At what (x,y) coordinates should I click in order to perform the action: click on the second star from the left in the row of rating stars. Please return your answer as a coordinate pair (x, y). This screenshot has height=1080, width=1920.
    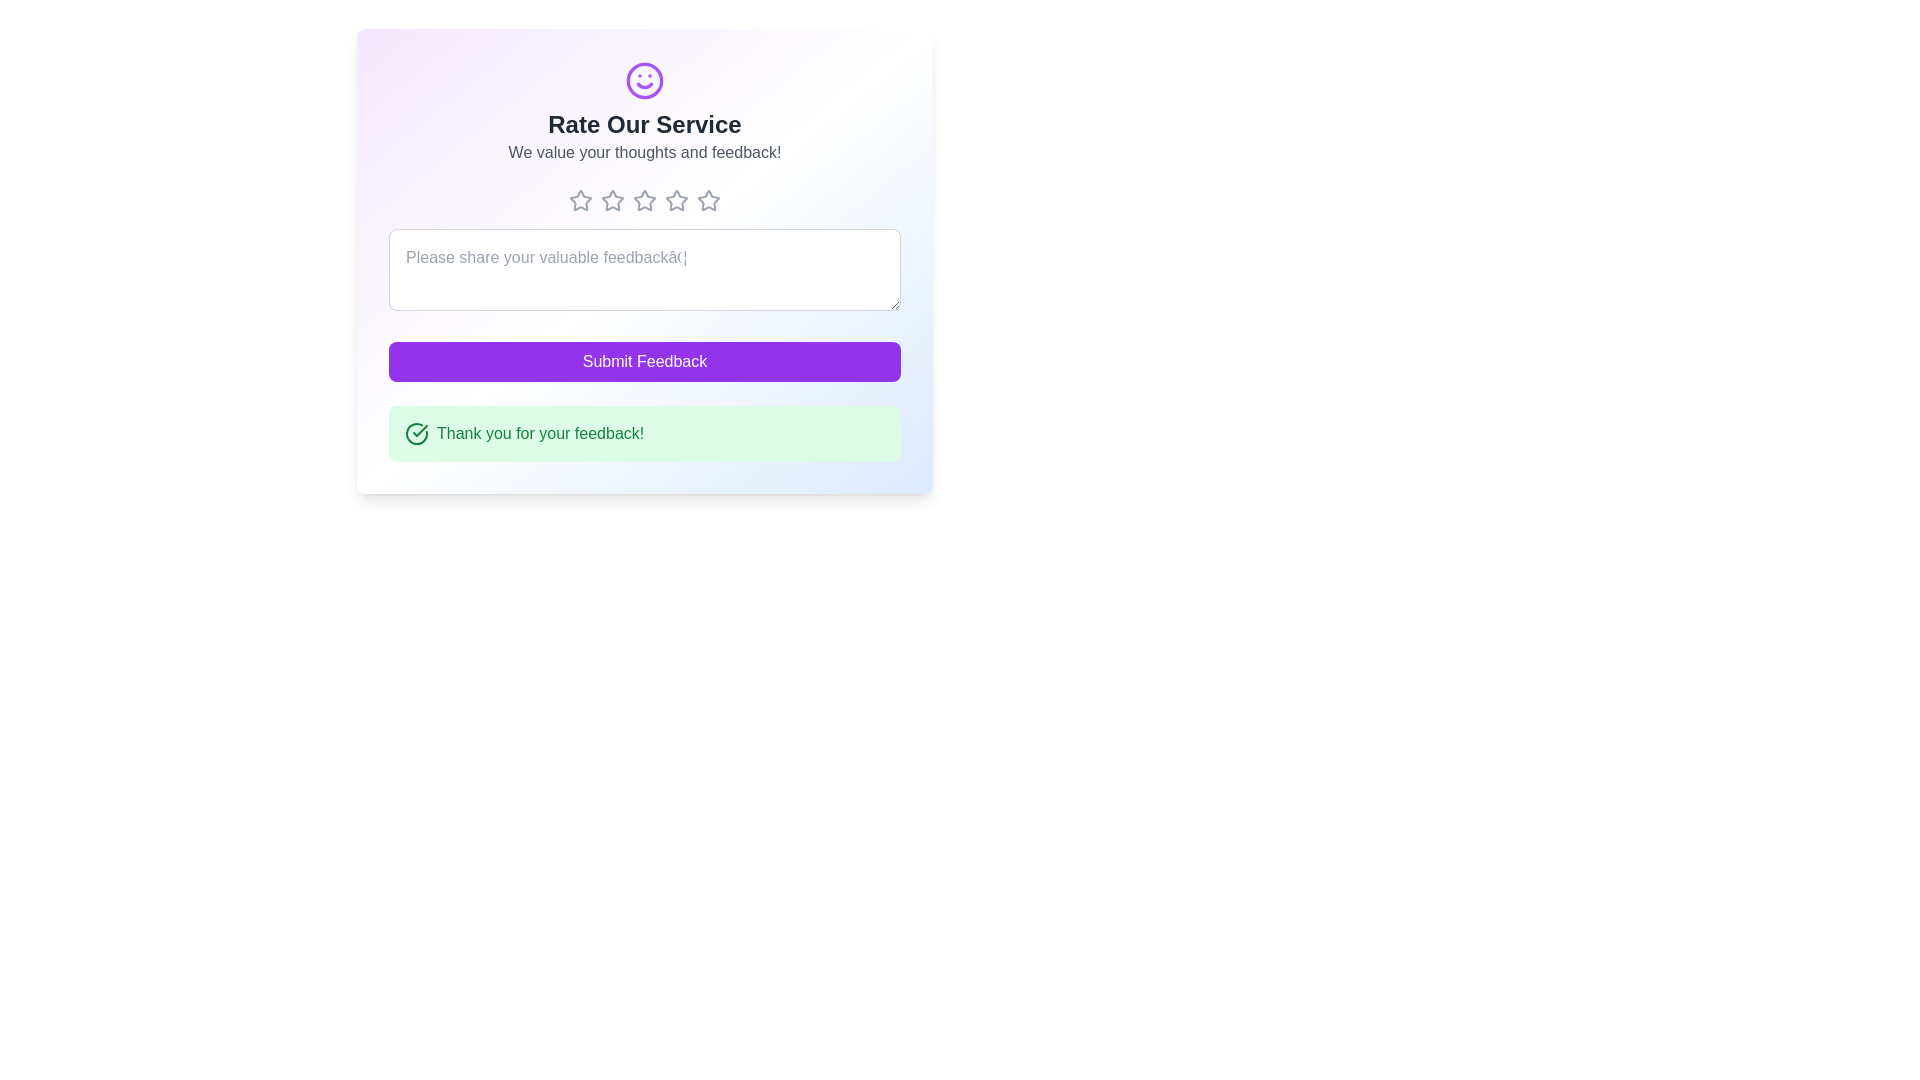
    Looking at the image, I should click on (612, 200).